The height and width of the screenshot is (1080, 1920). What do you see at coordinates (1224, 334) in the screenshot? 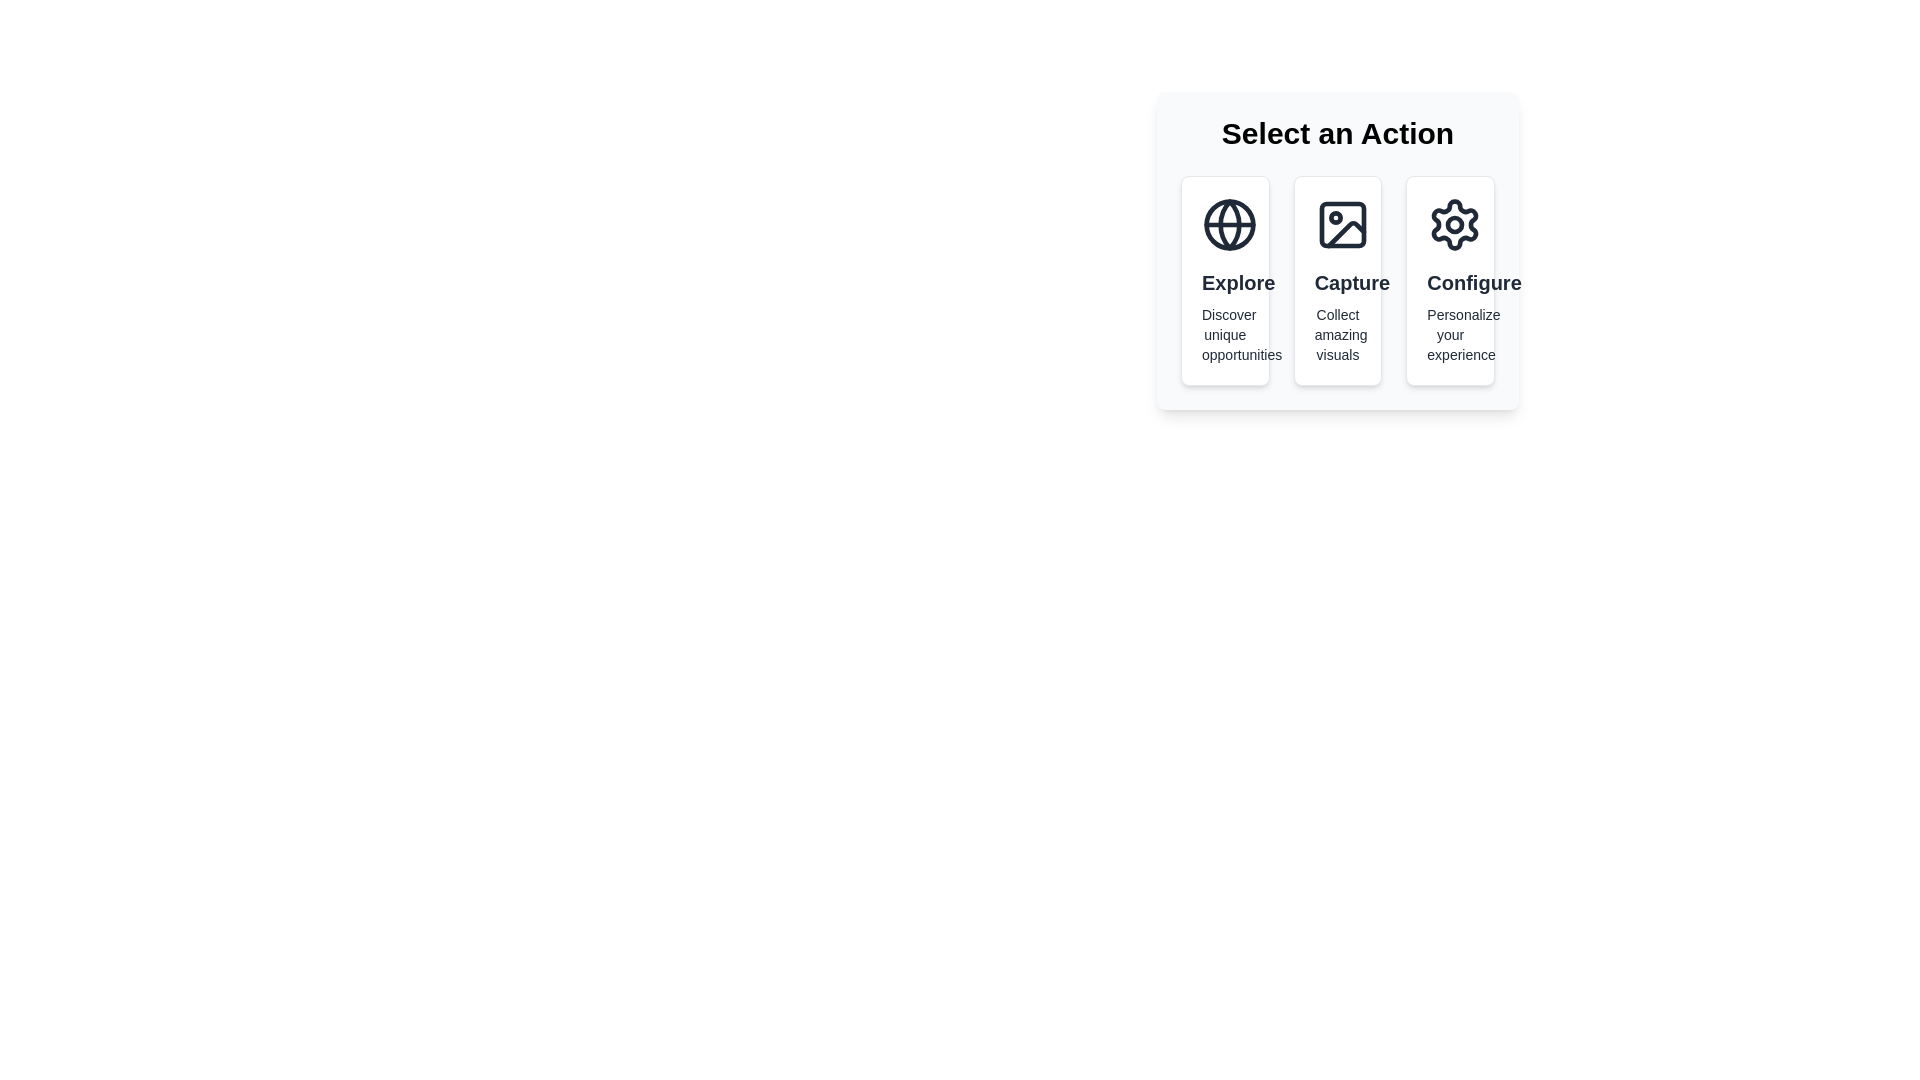
I see `the text label displaying 'Discover unique opportunities' located within the card-like component under the 'Explore' section` at bounding box center [1224, 334].